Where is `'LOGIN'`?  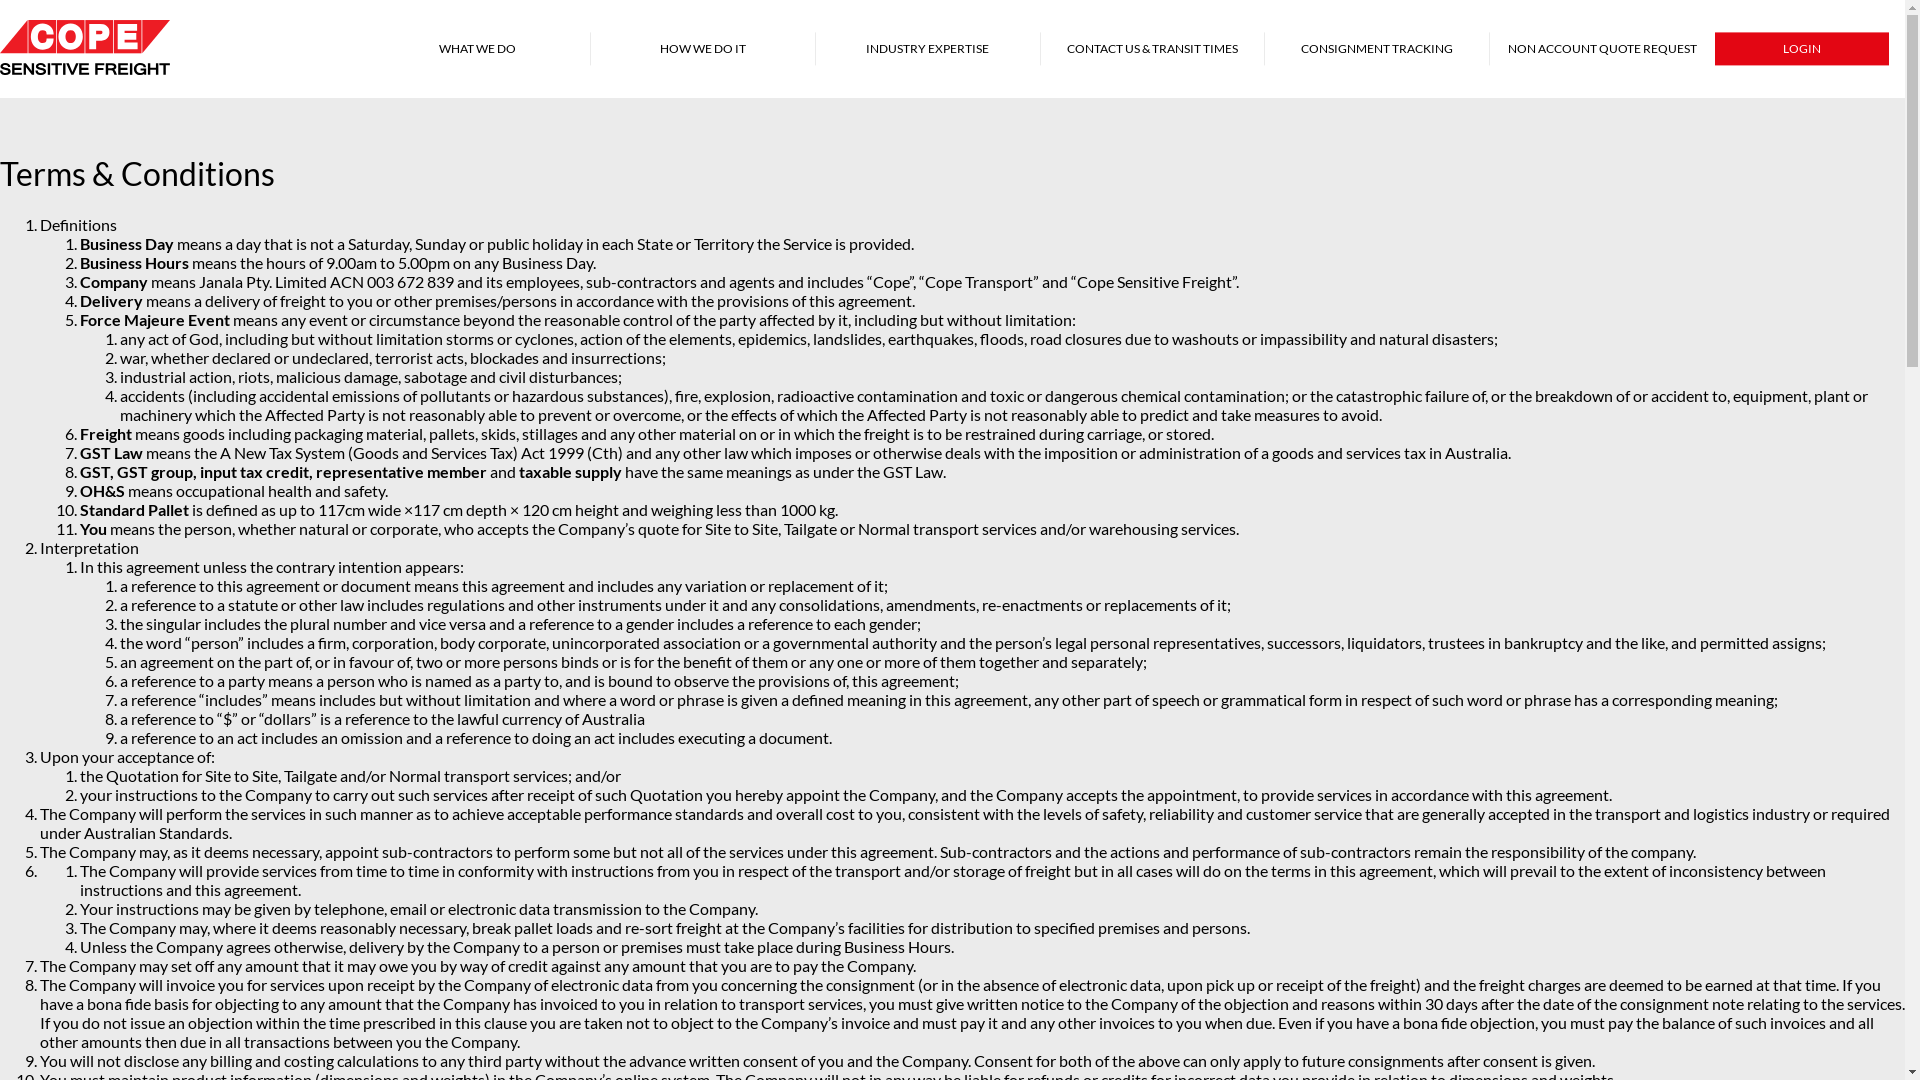
'LOGIN' is located at coordinates (1801, 47).